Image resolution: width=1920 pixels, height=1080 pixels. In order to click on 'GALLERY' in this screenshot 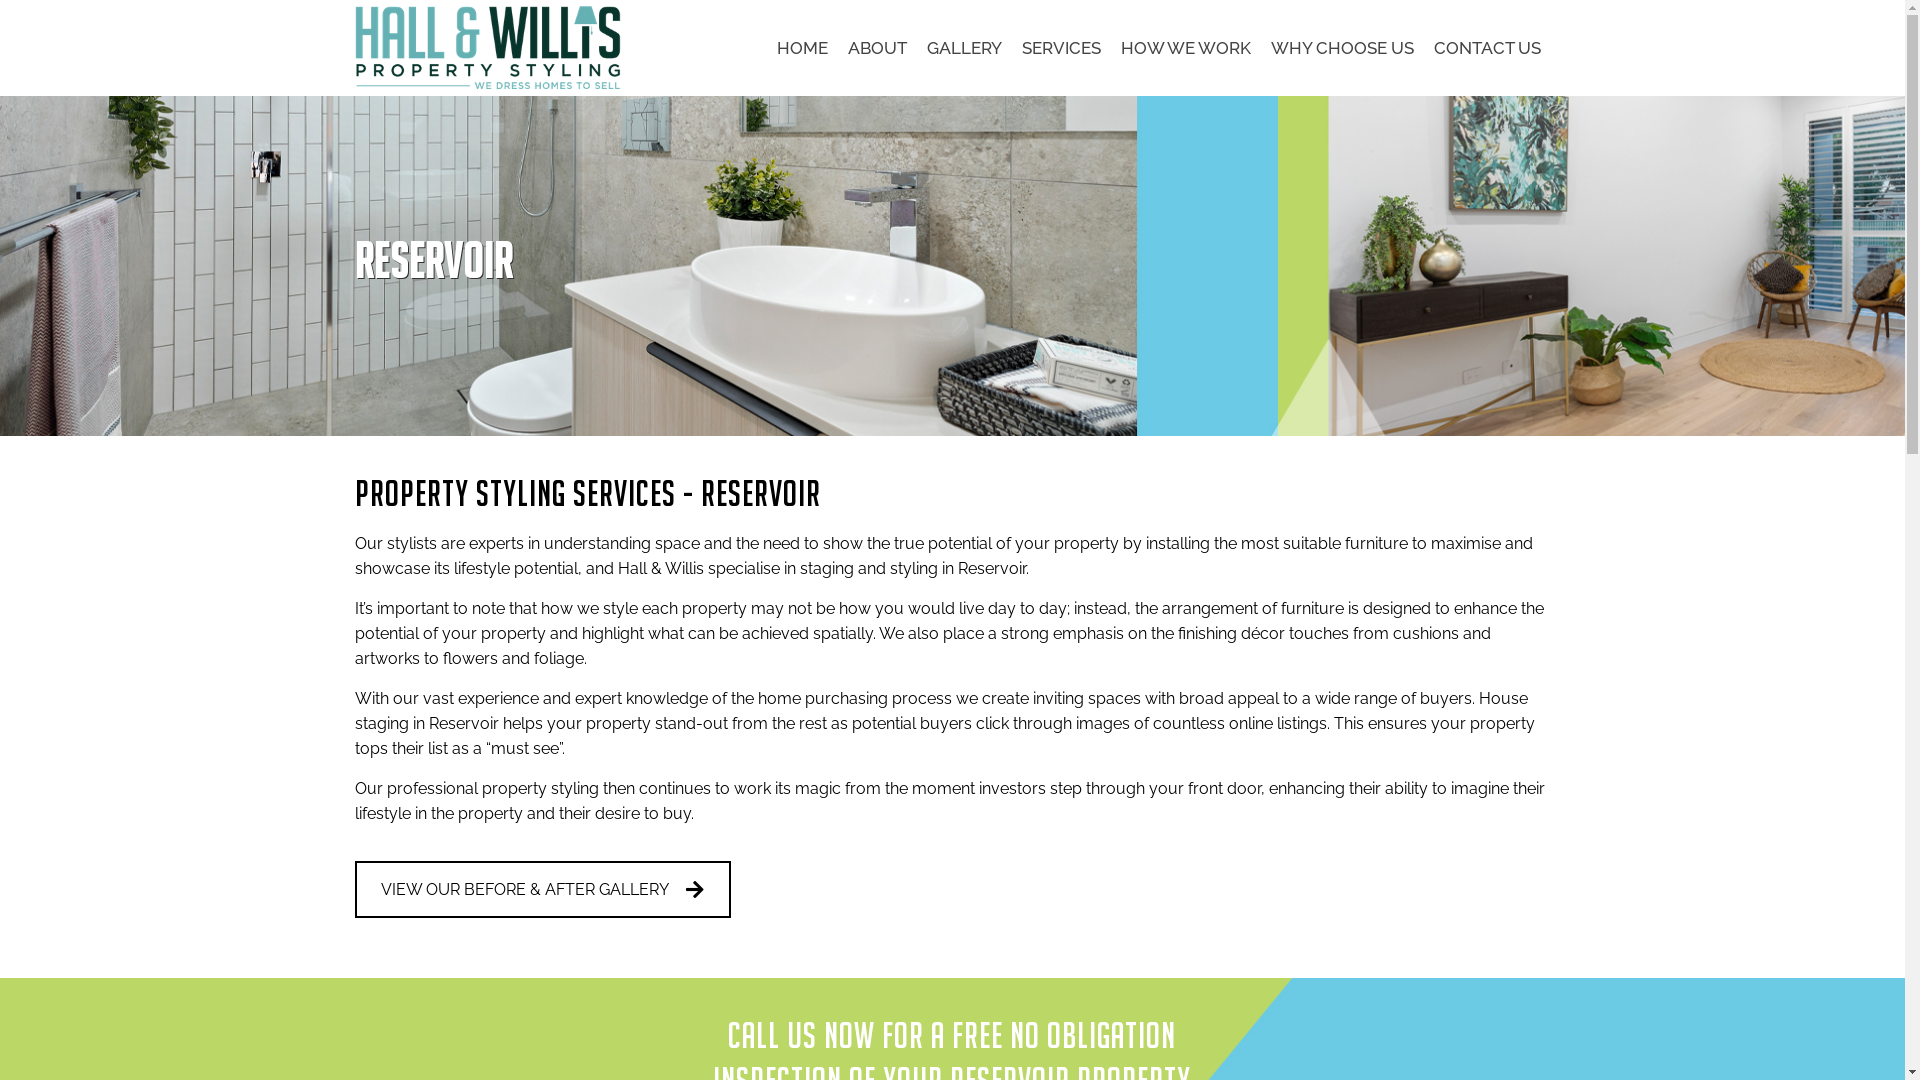, I will do `click(963, 46)`.